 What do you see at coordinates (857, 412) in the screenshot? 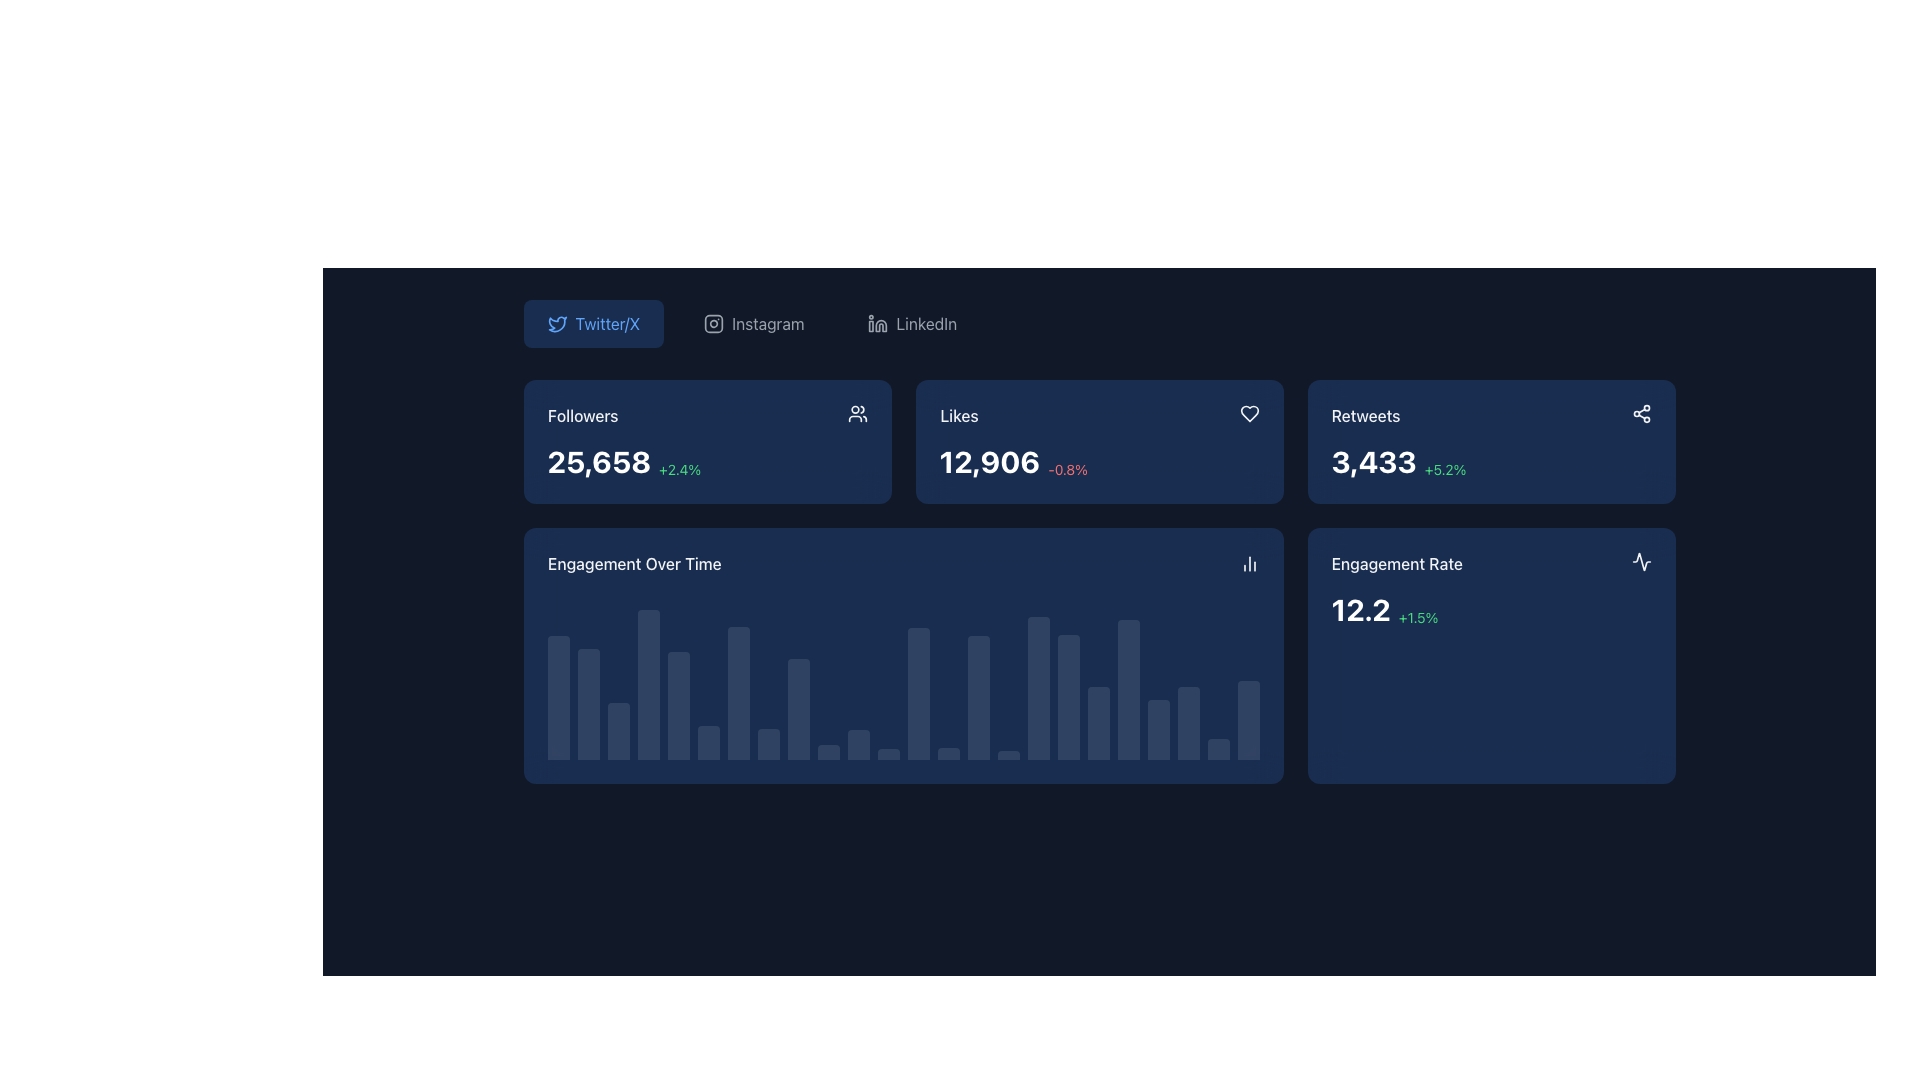
I see `the user group icon, which is depicted in an outlined style with two circular shapes representing heads and placed within a dark blue rectangular card labeled 'Followers.'` at bounding box center [857, 412].